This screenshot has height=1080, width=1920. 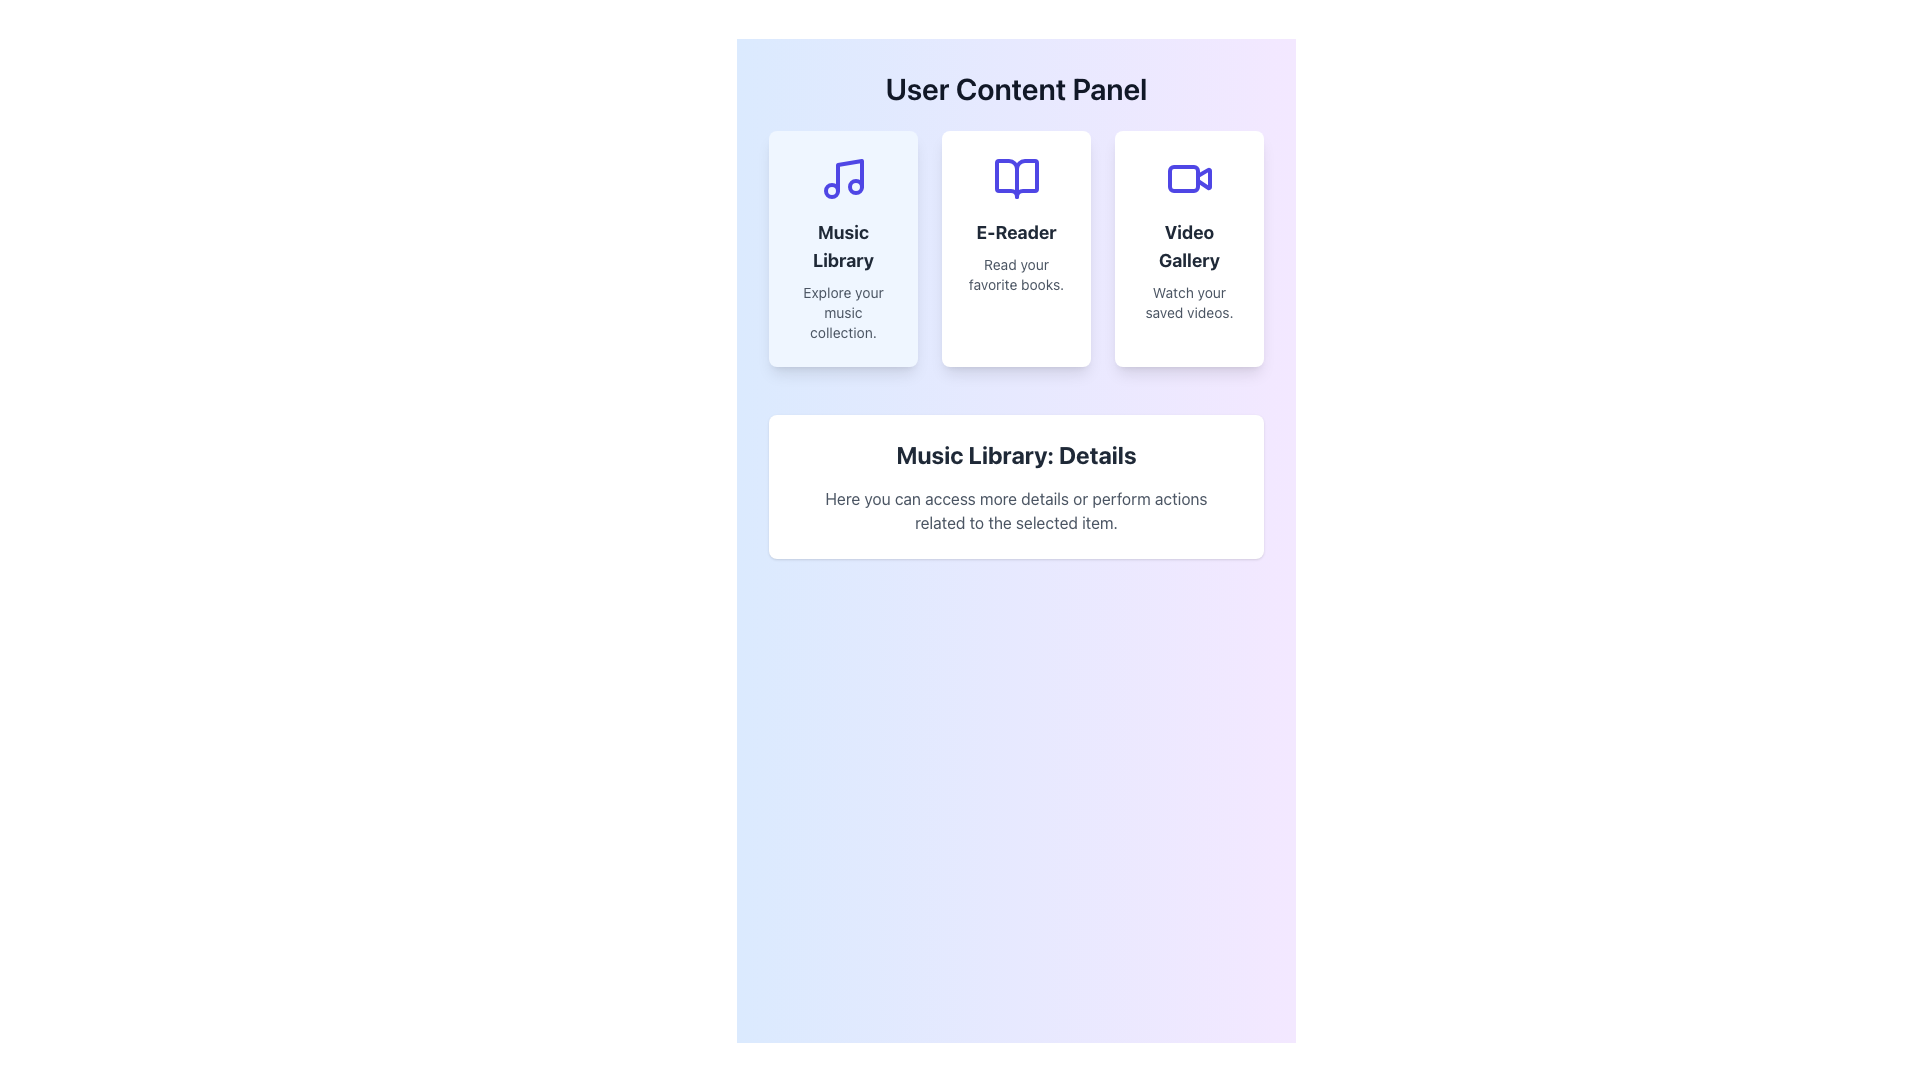 What do you see at coordinates (1016, 274) in the screenshot?
I see `the static text label that reads 'Read your favorite books.' which is styled in a smaller font size with gray text color and centered alignment, located below the title 'E-Reader'` at bounding box center [1016, 274].